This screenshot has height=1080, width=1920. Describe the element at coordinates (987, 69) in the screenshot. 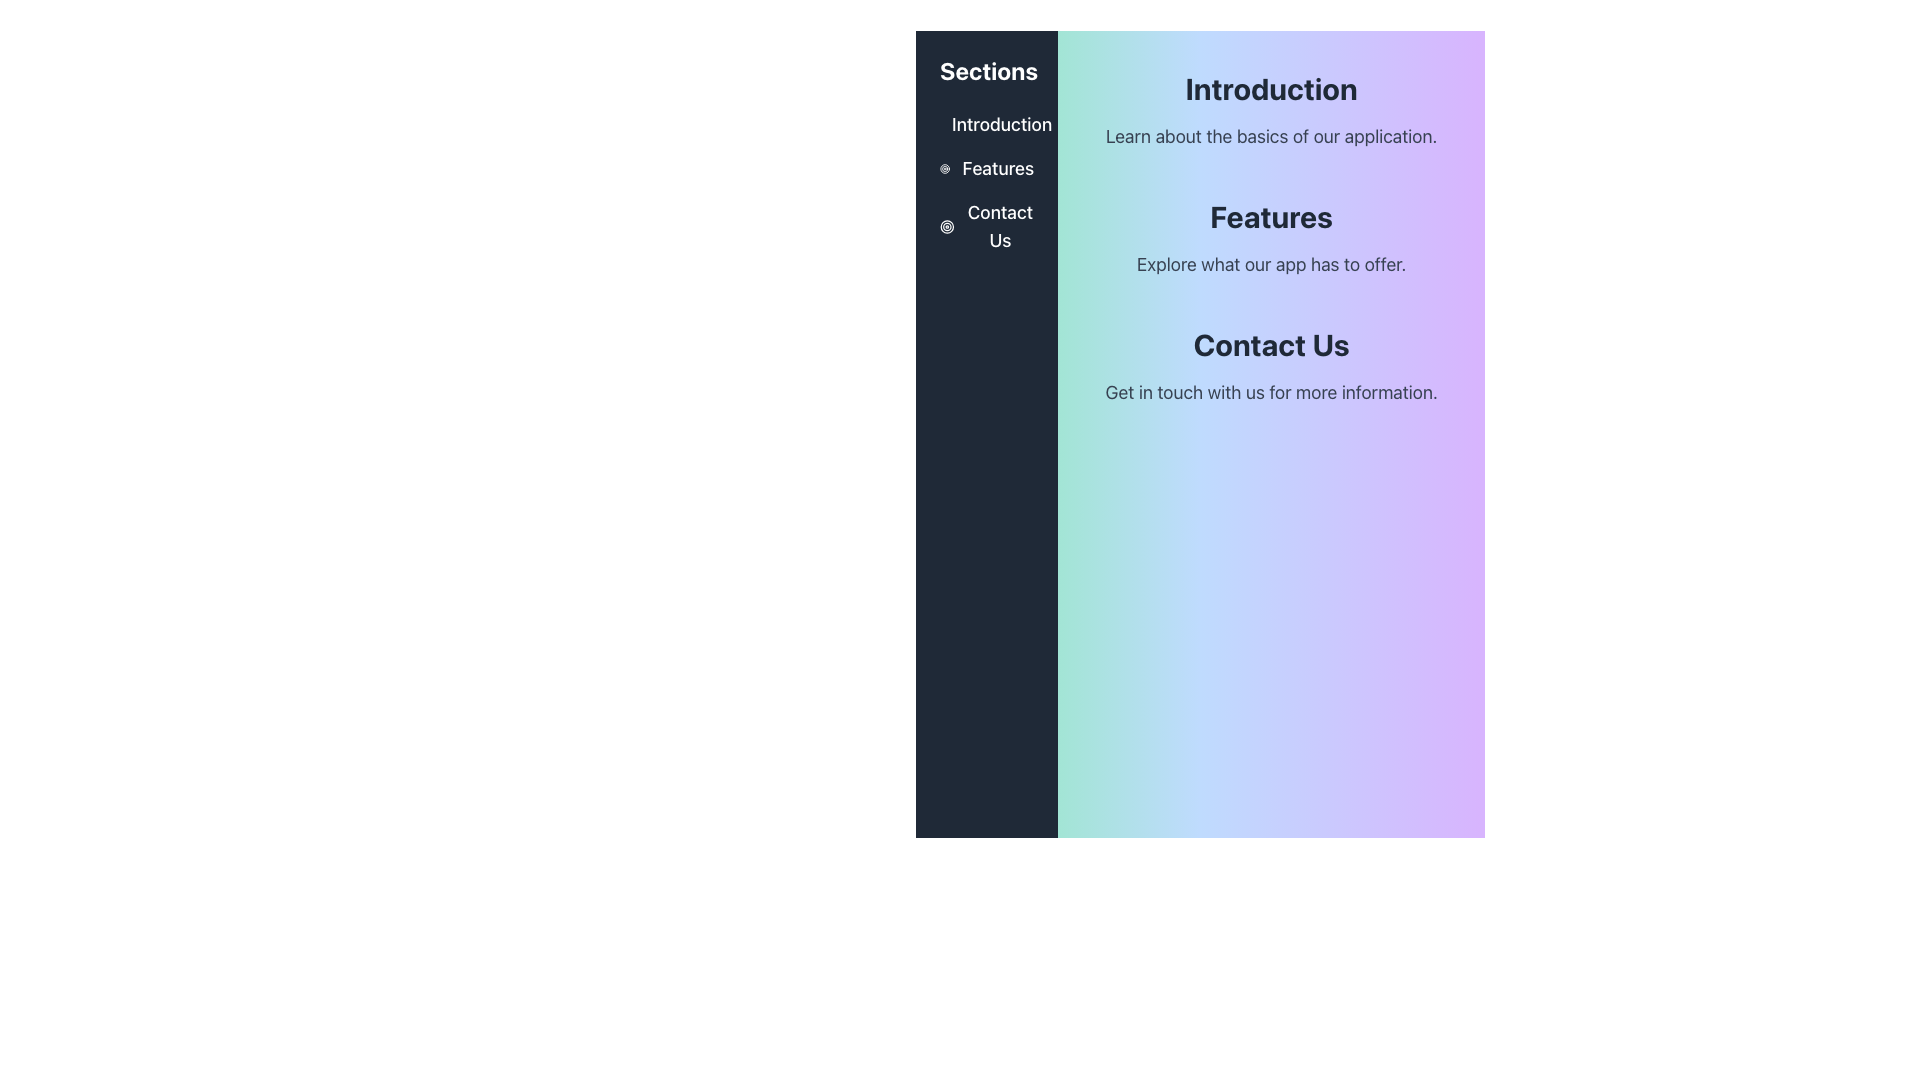

I see `the static text heading located at the upper-left section of the sidebar, which serves as a label for the navigational links below it` at that location.